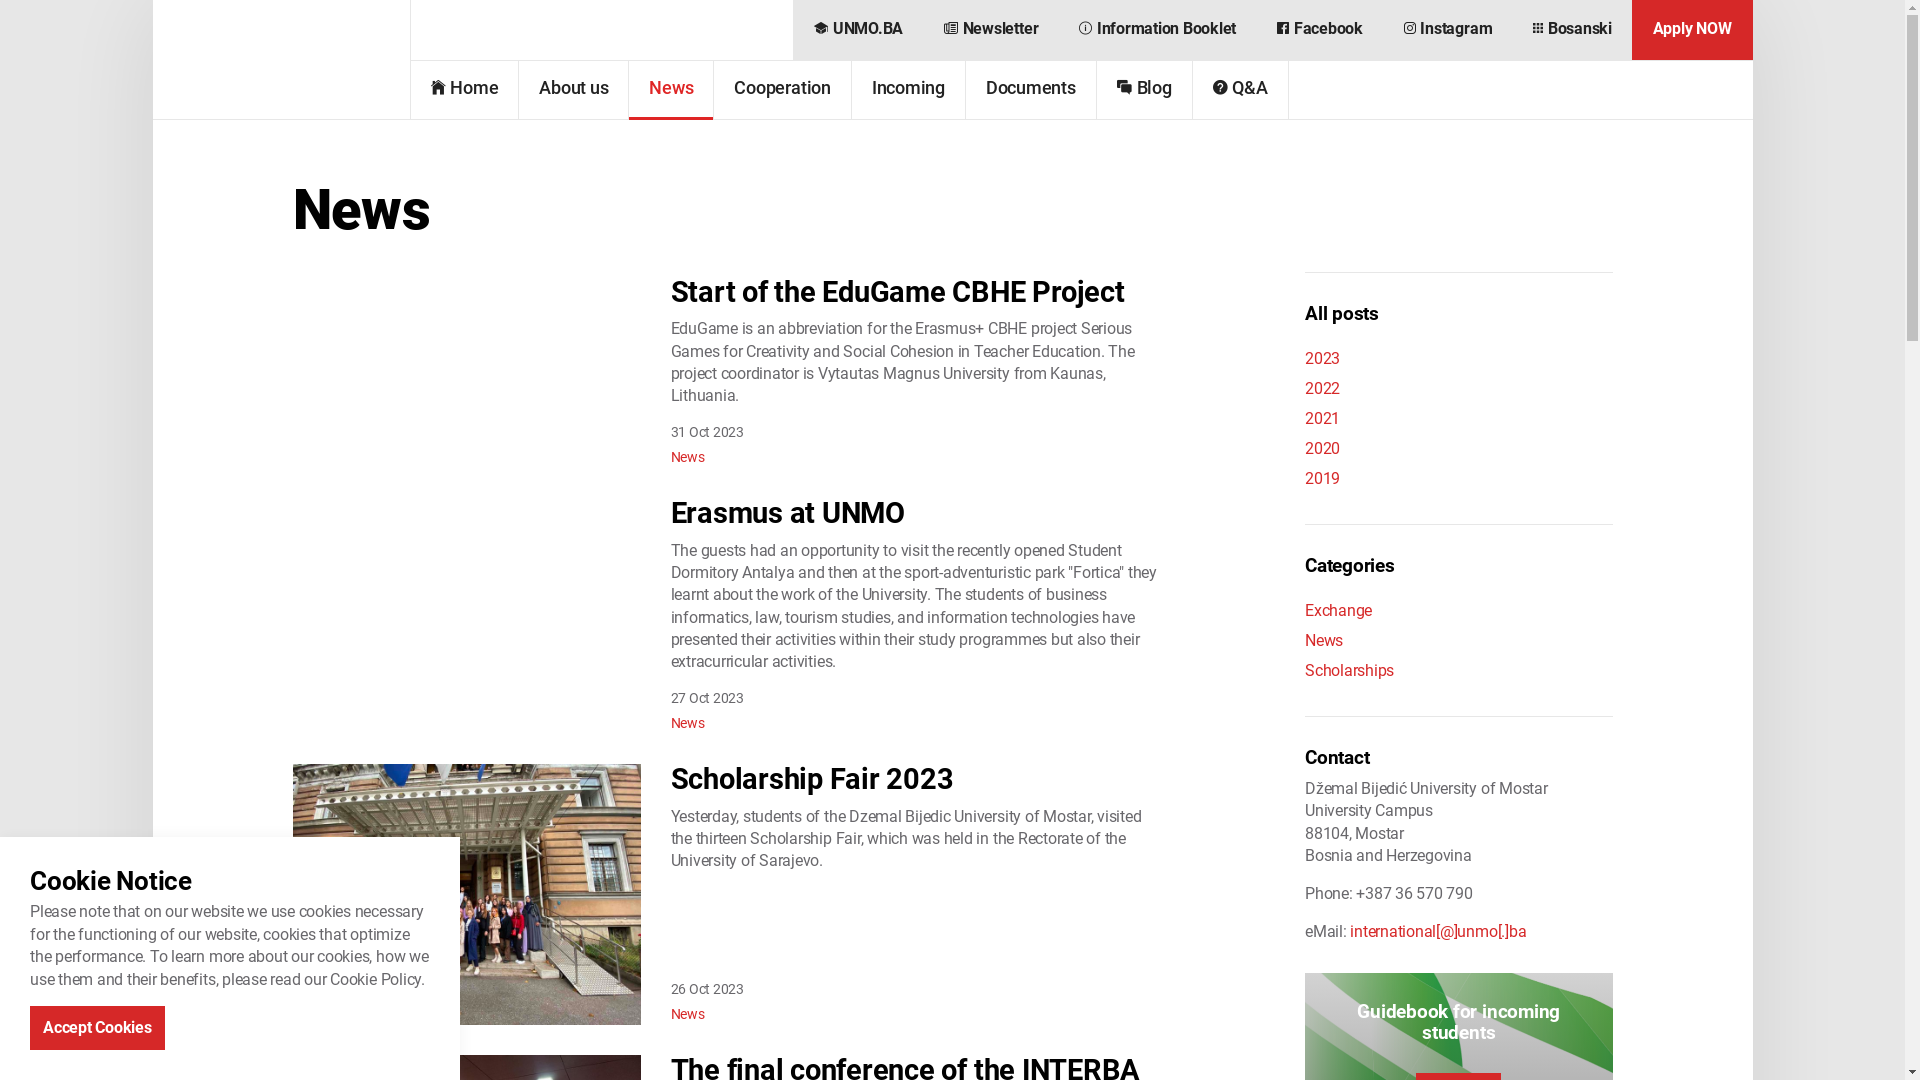 The image size is (1920, 1080). I want to click on 'Bosanski', so click(1571, 30).